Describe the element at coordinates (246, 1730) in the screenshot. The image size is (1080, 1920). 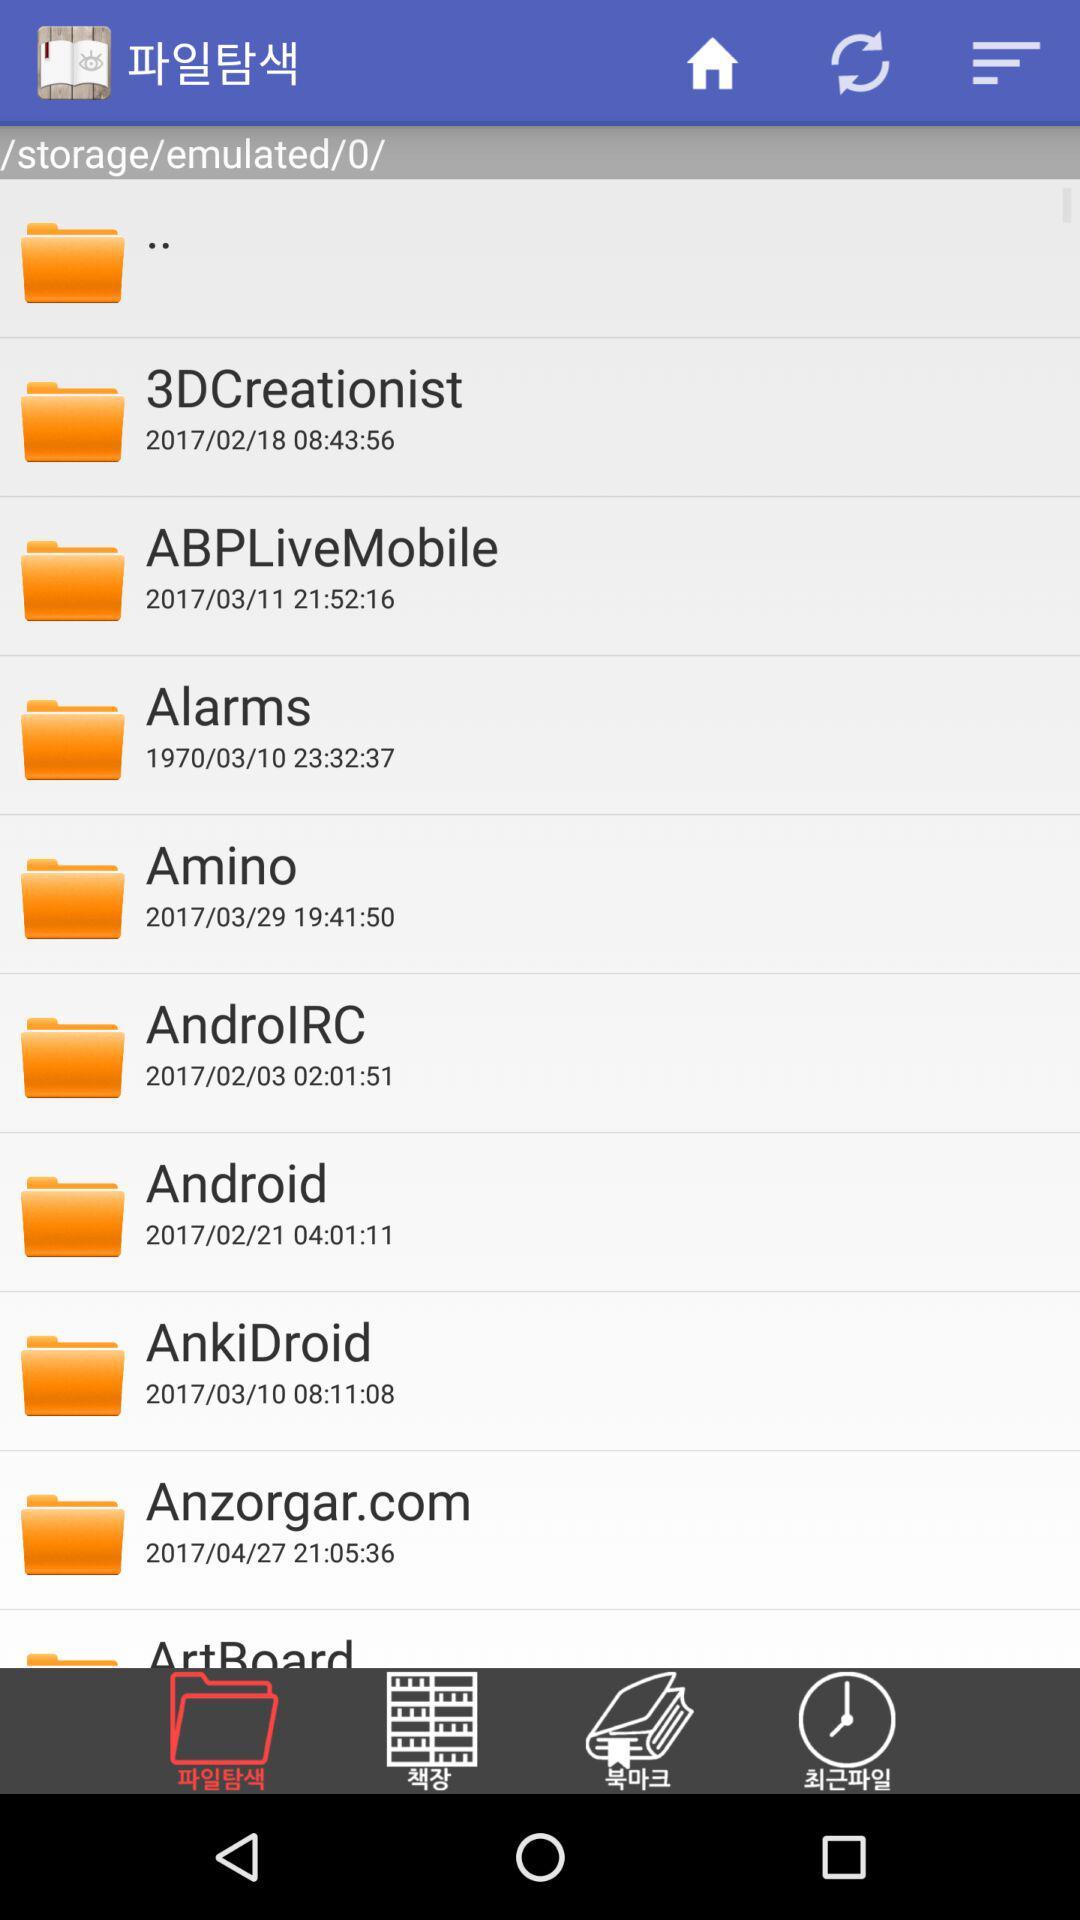
I see `open another archive` at that location.